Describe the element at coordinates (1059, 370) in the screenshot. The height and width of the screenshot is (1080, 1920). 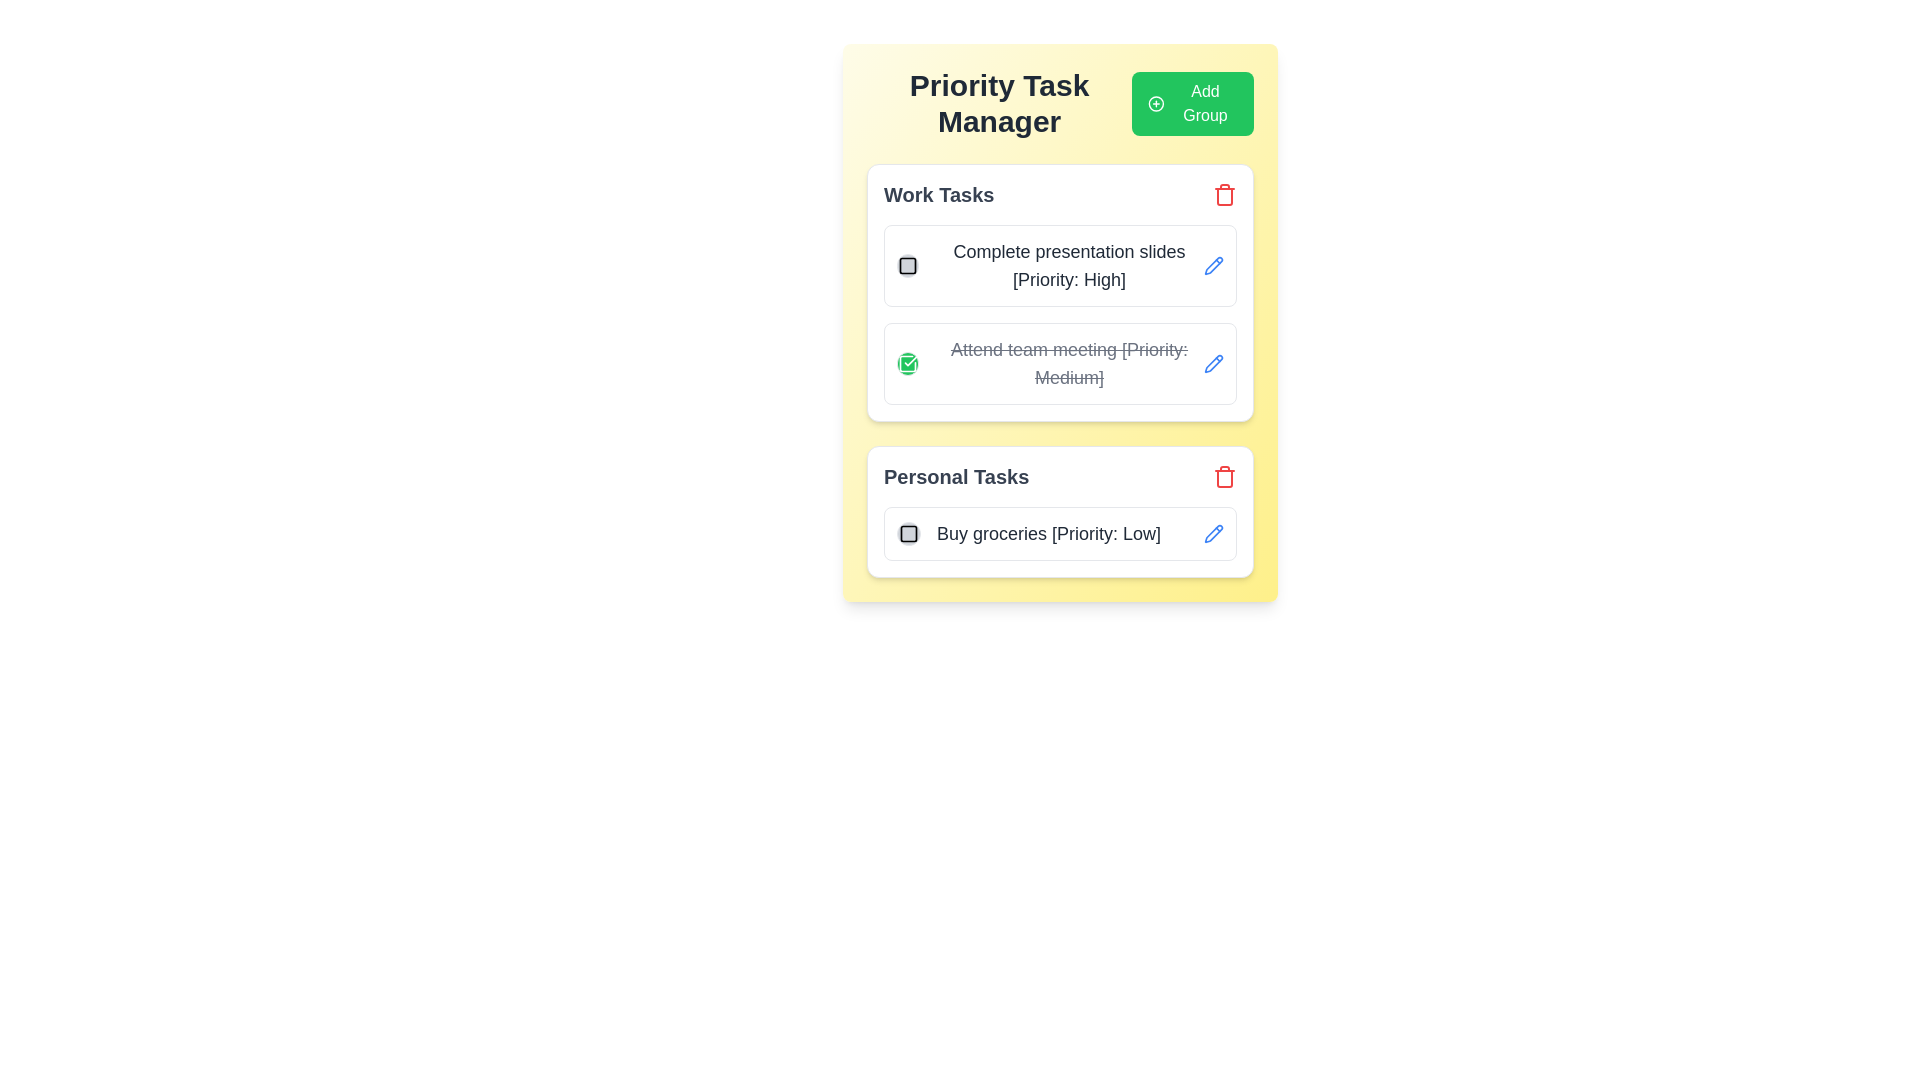
I see `the checkmark of the second task item under the 'Work Tasks' section` at that location.